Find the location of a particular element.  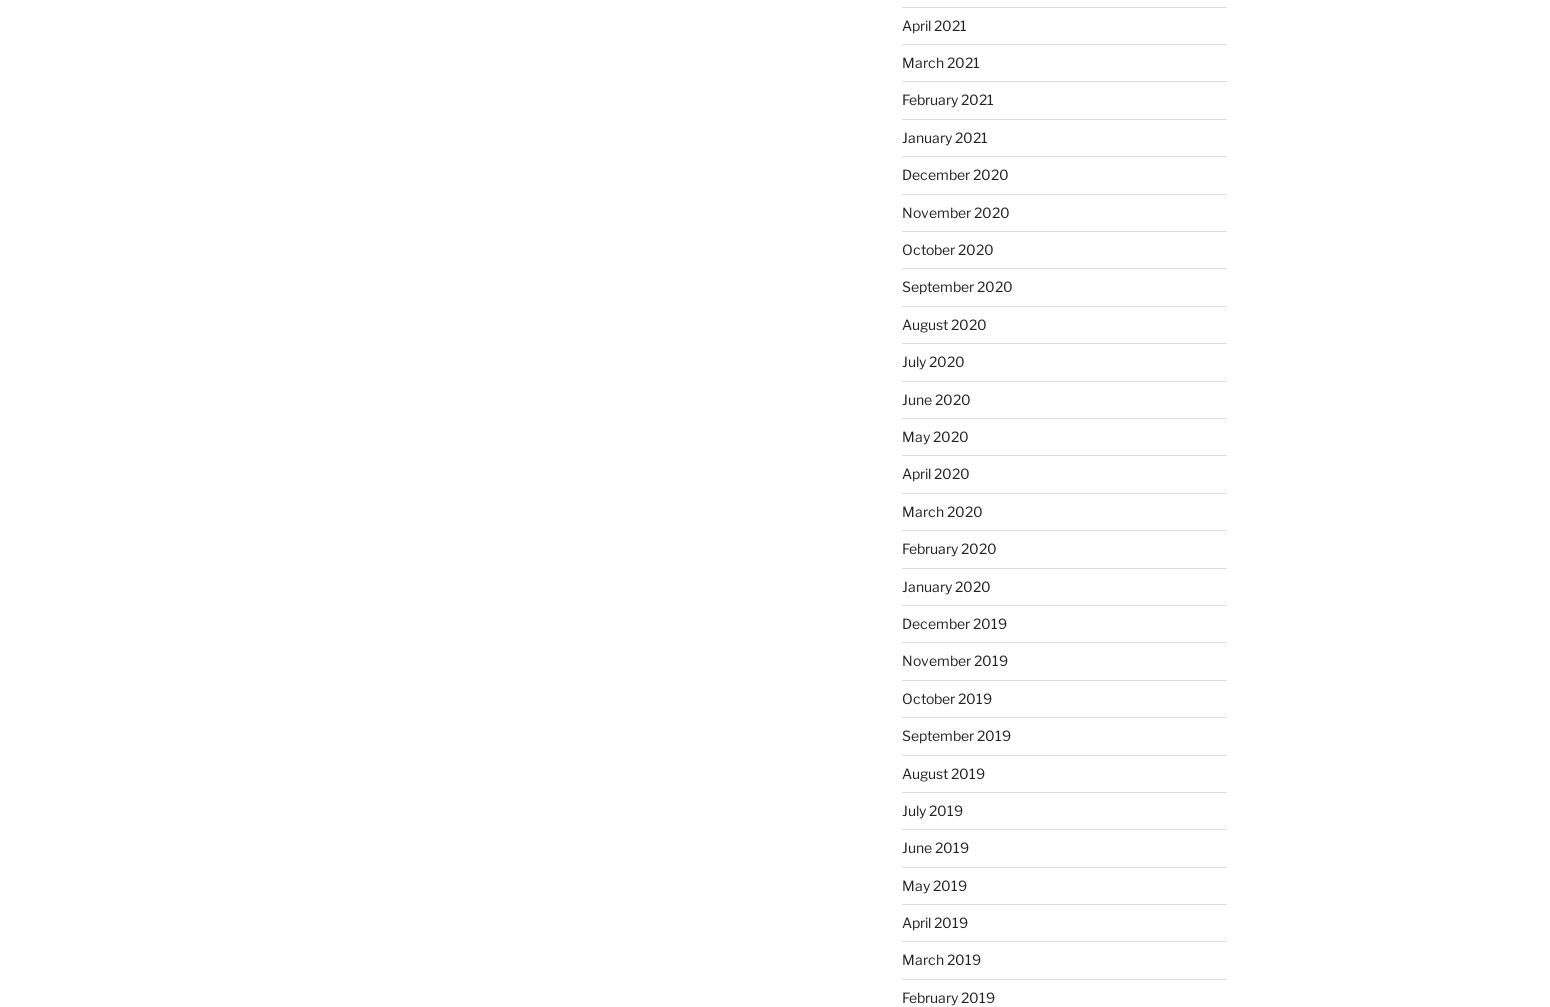

'February 2020' is located at coordinates (901, 547).